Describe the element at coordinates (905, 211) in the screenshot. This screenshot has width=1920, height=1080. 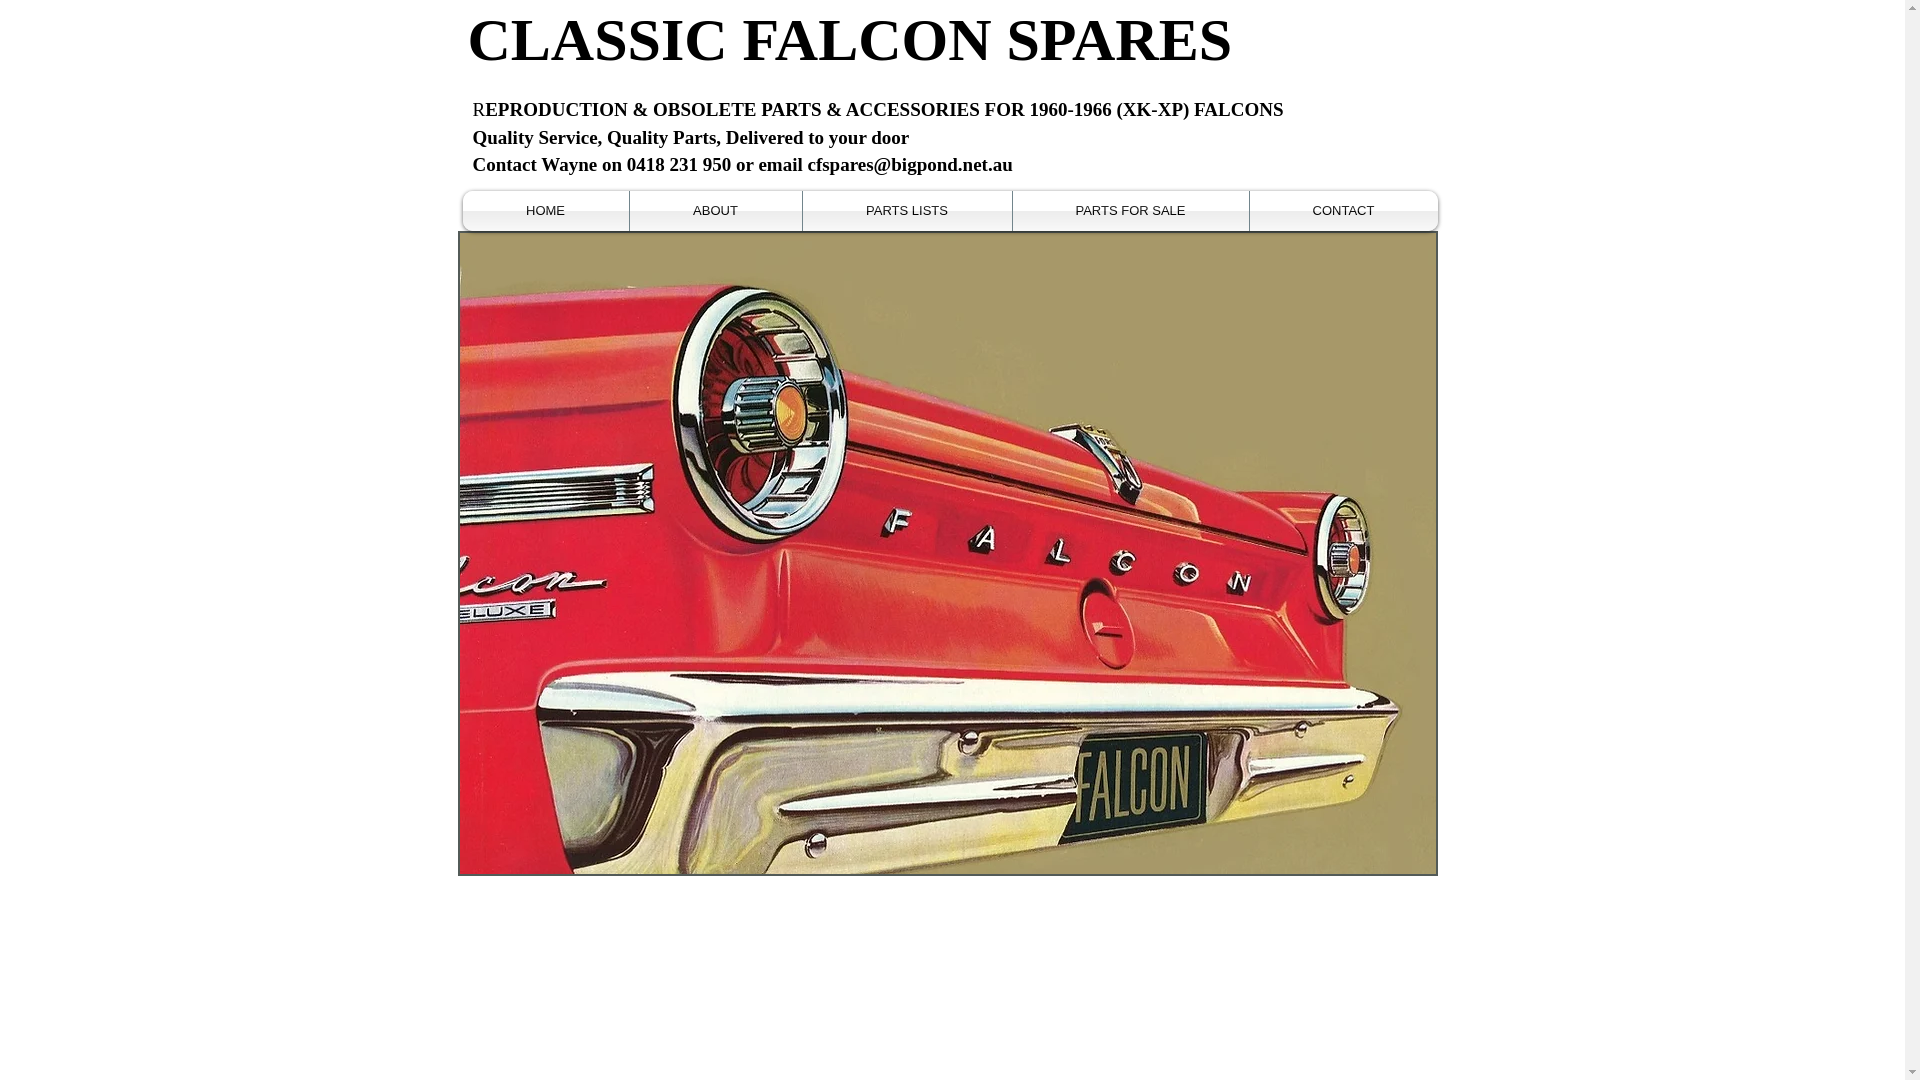
I see `'PARTS LISTS'` at that location.